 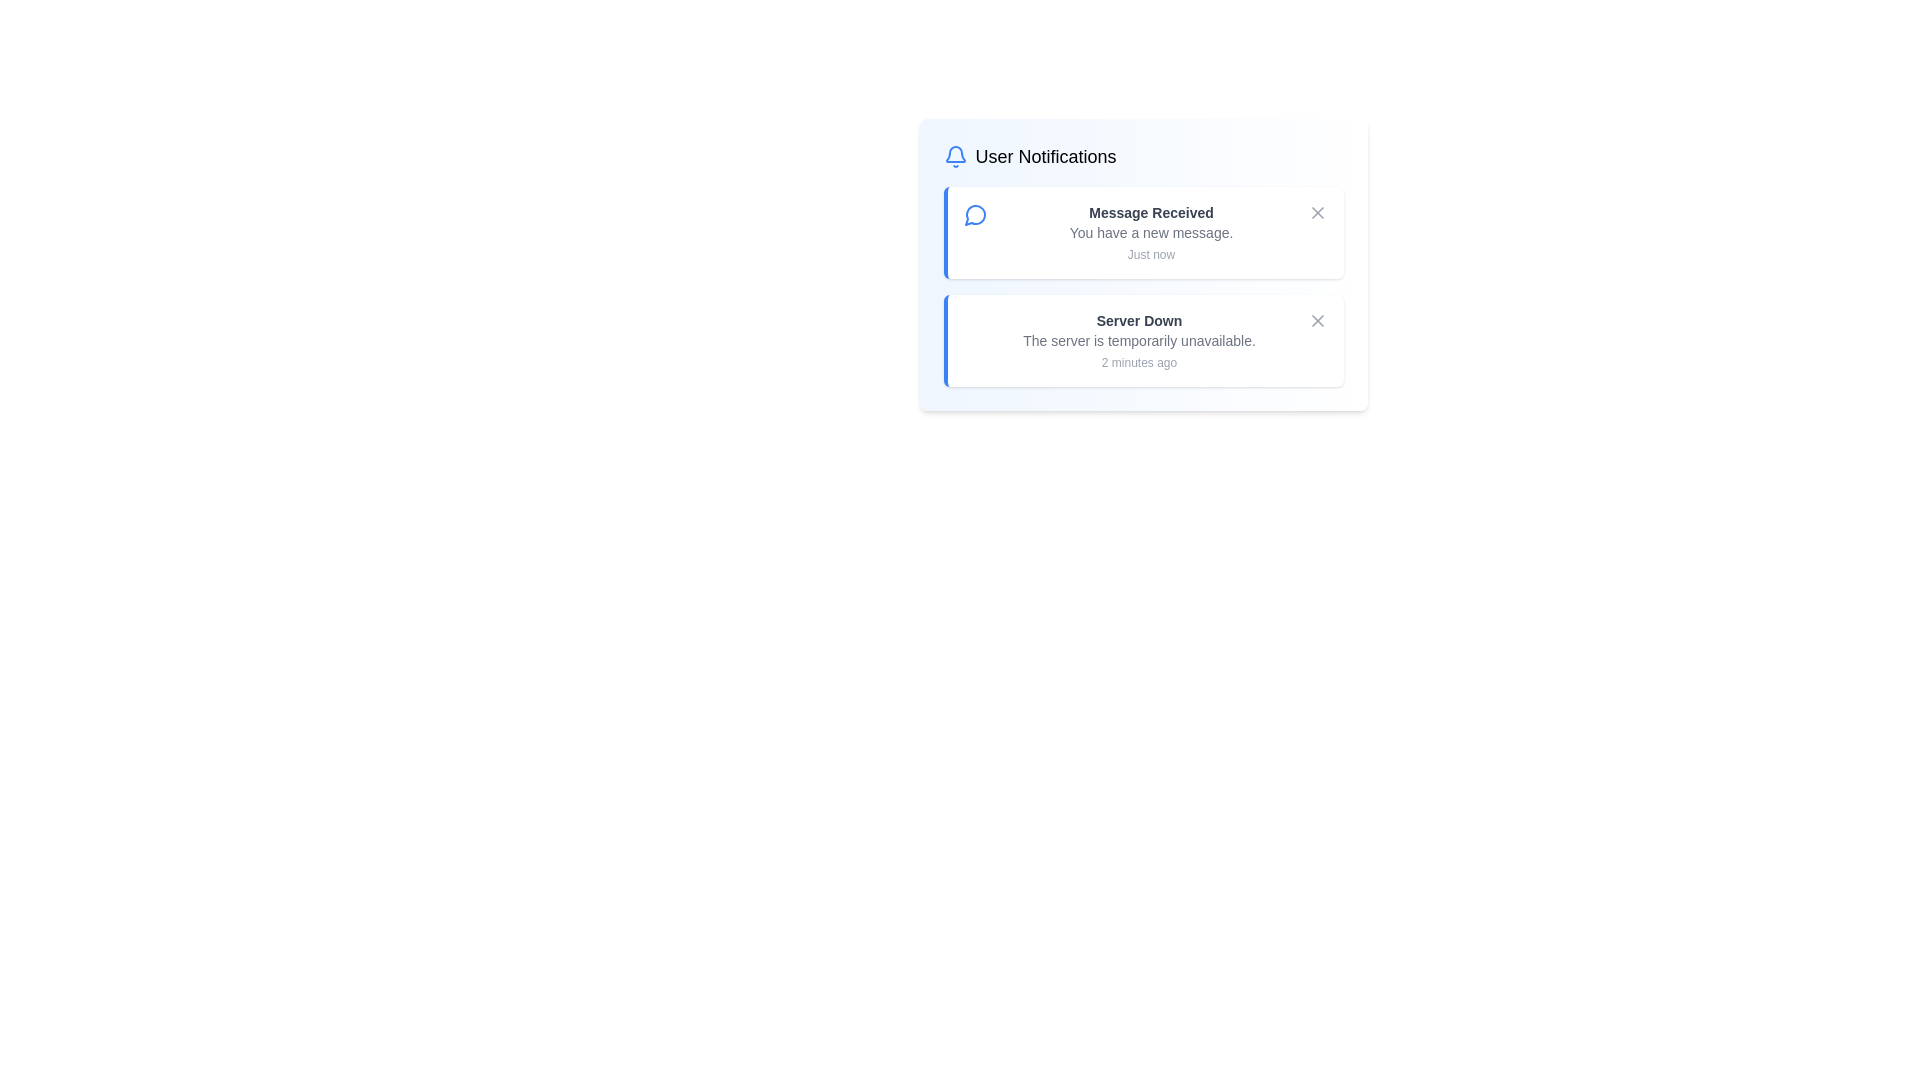 What do you see at coordinates (1143, 156) in the screenshot?
I see `the center of the notification list header` at bounding box center [1143, 156].